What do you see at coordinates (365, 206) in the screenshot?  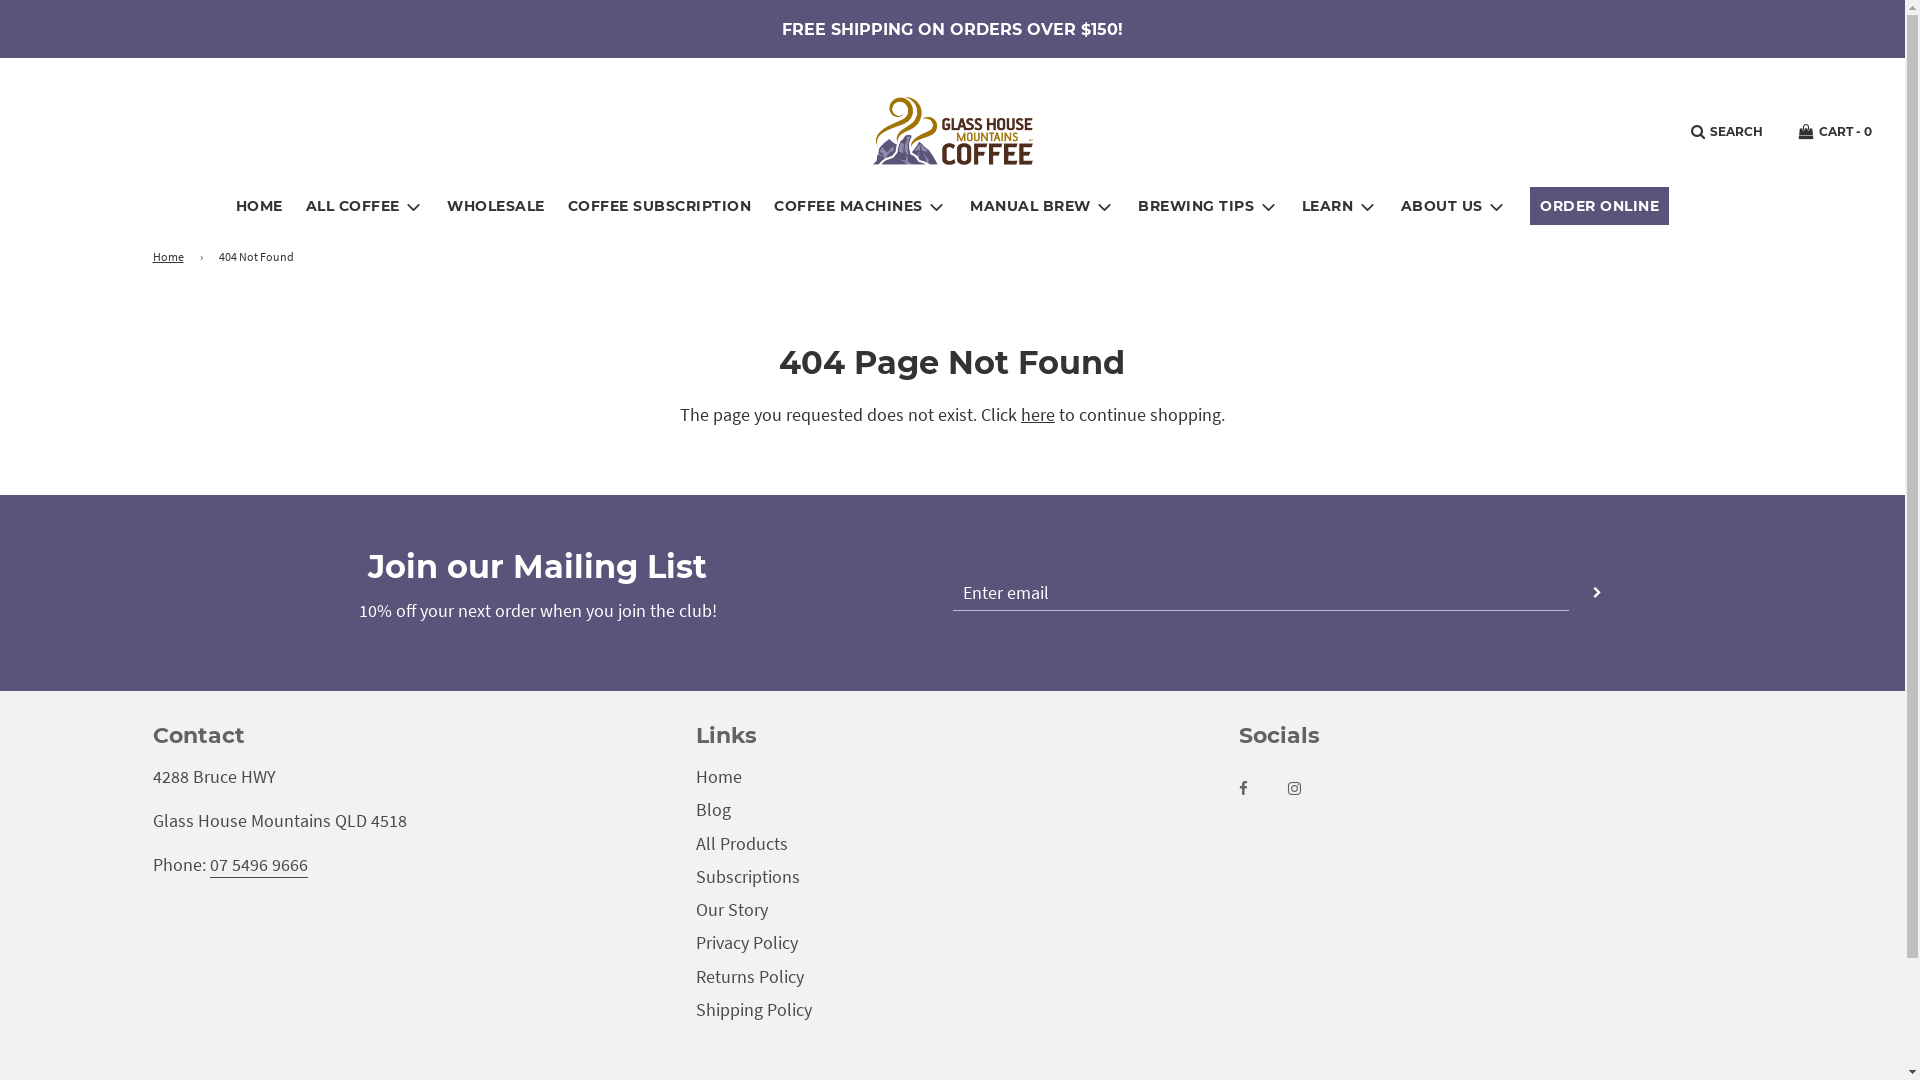 I see `'ALL COFFEE'` at bounding box center [365, 206].